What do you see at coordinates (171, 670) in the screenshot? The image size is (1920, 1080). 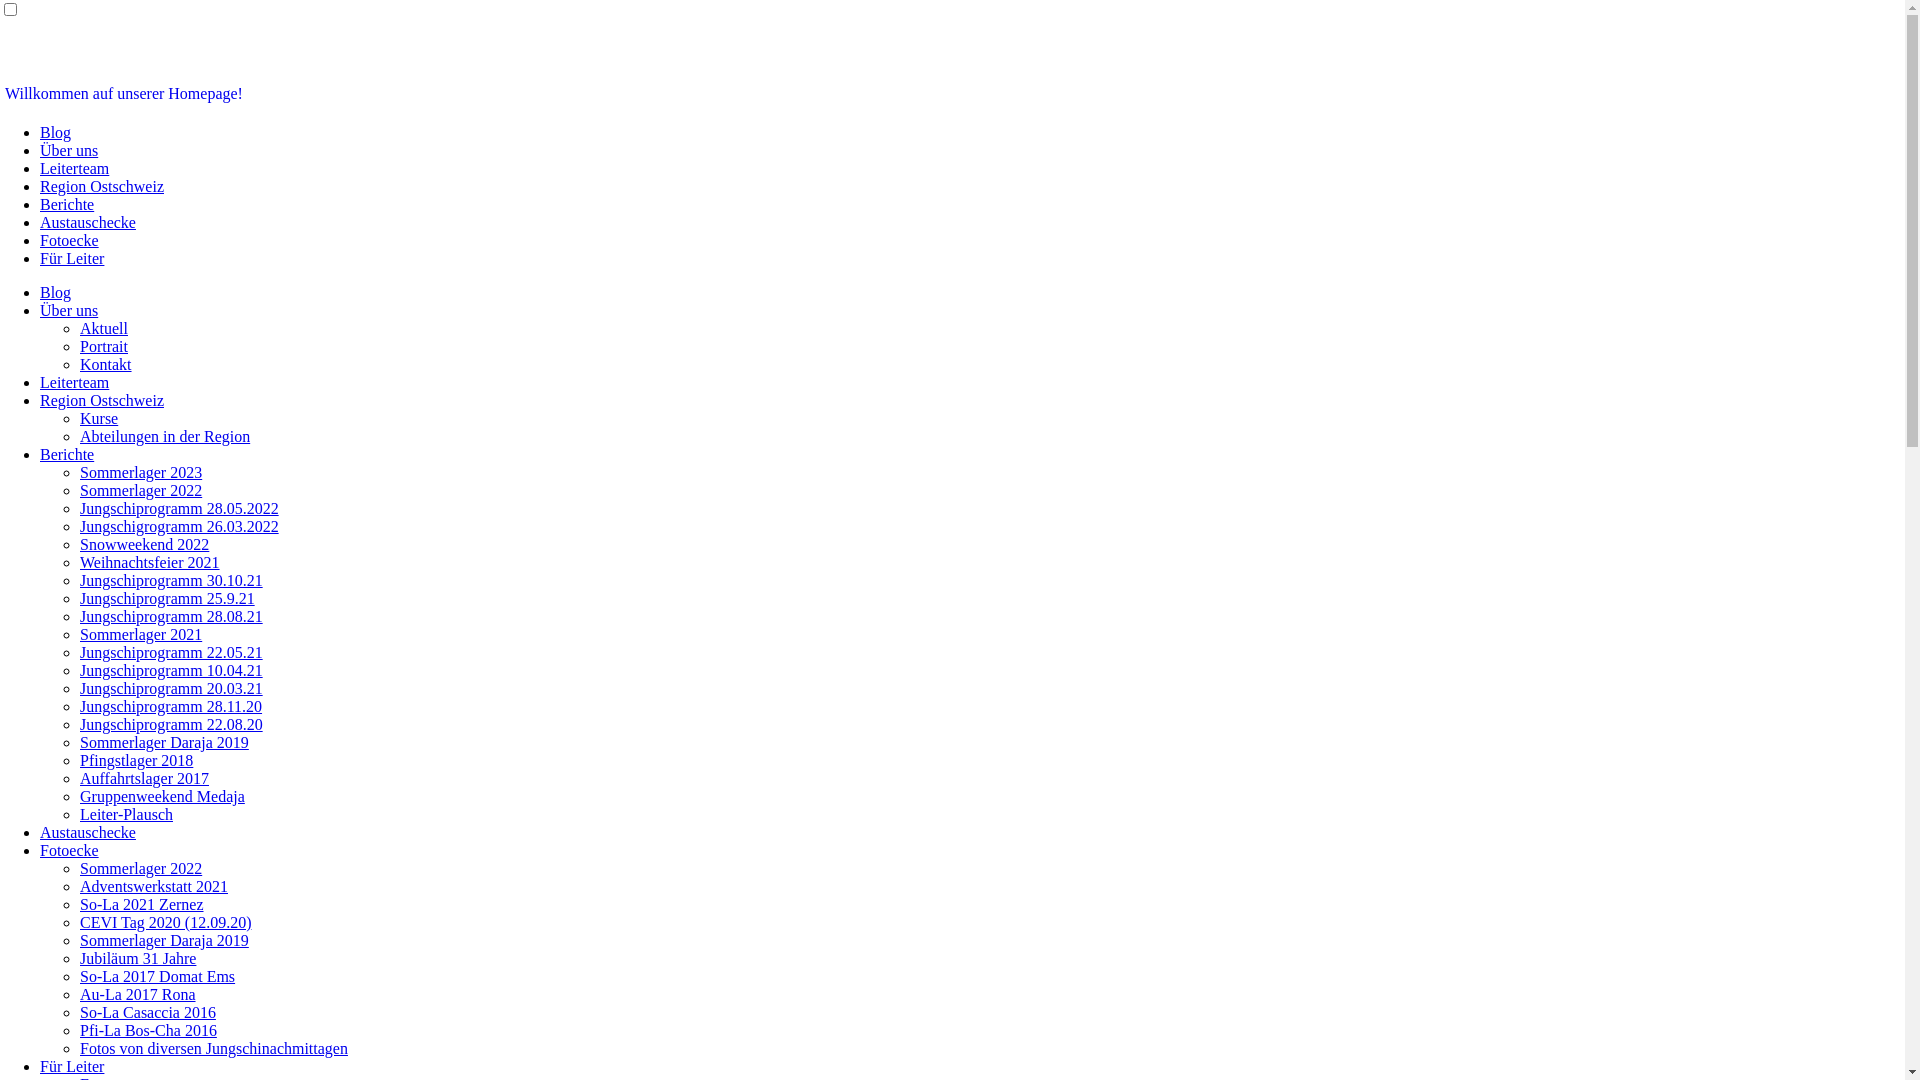 I see `'Jungschiprogramm 10.04.21'` at bounding box center [171, 670].